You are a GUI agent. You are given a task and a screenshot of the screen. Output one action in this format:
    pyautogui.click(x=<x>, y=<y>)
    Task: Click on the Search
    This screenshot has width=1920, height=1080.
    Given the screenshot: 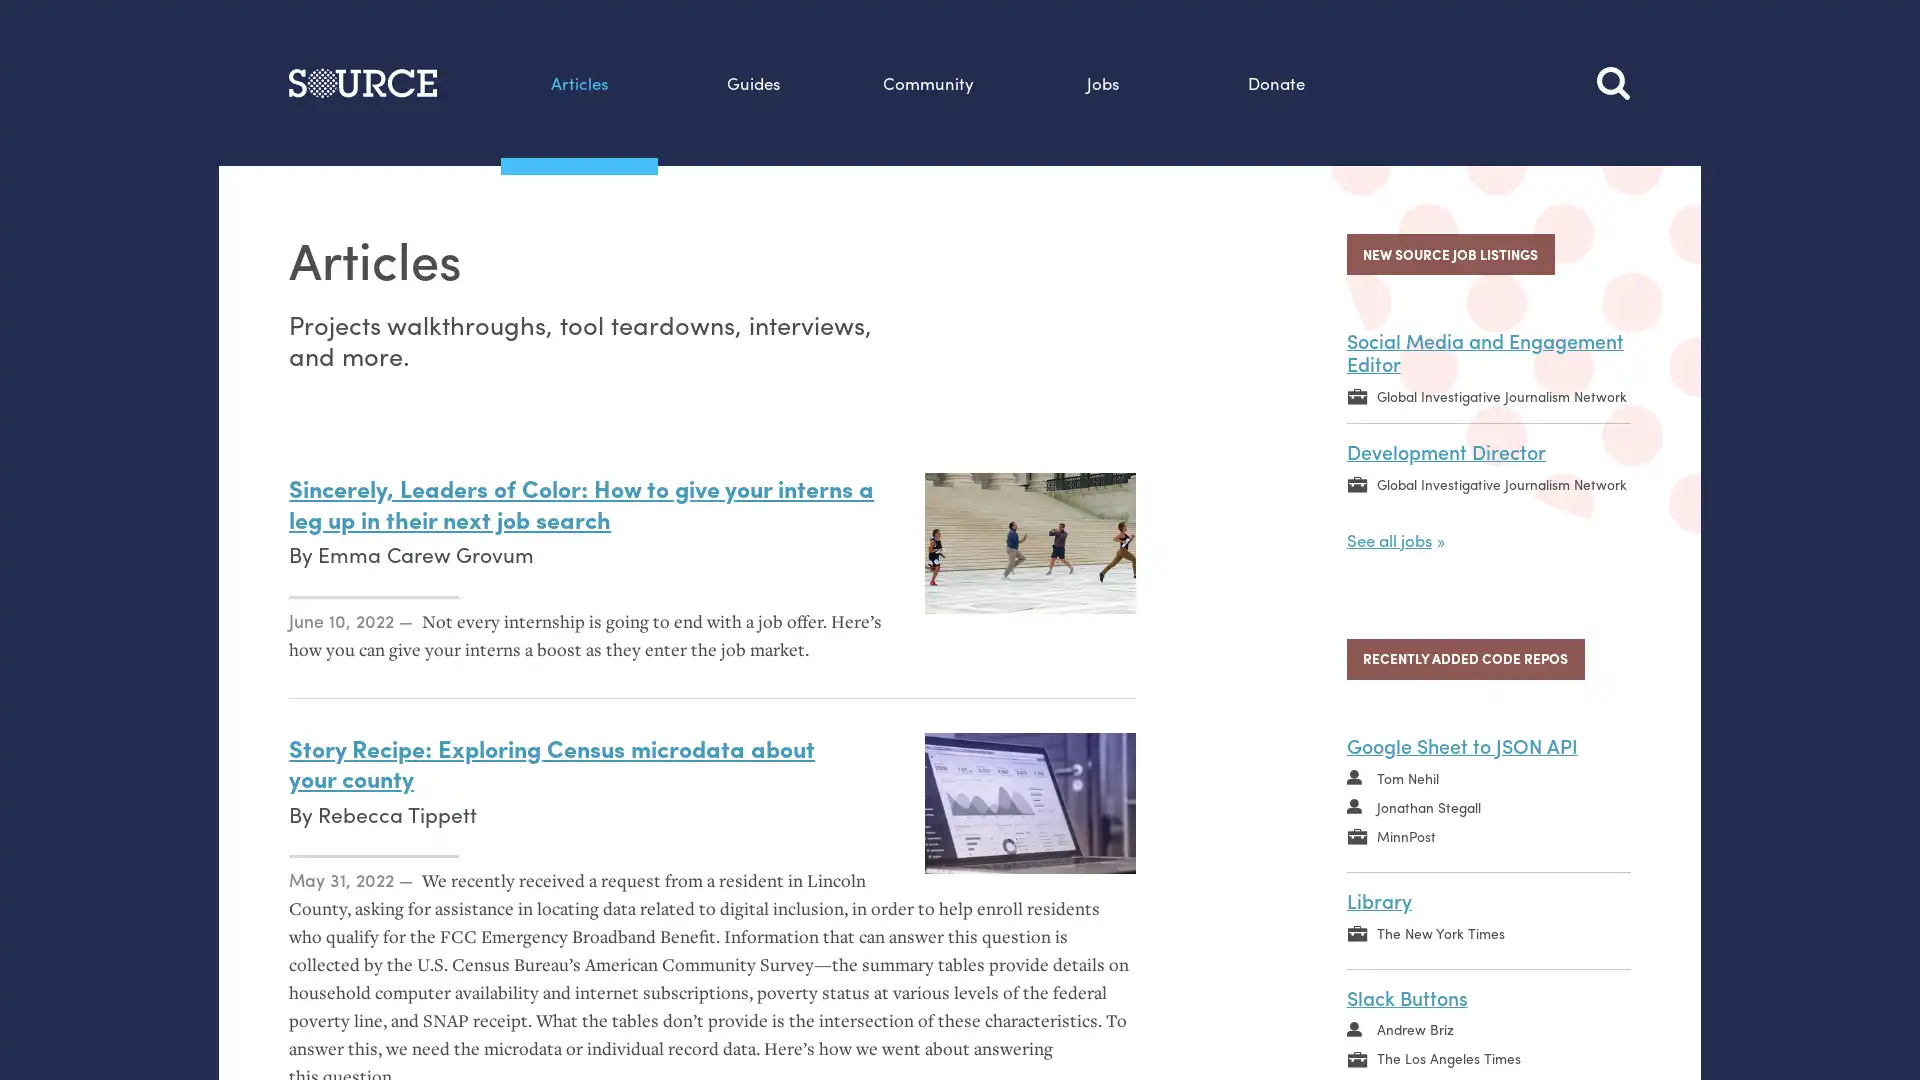 What is the action you would take?
    pyautogui.click(x=1612, y=260)
    